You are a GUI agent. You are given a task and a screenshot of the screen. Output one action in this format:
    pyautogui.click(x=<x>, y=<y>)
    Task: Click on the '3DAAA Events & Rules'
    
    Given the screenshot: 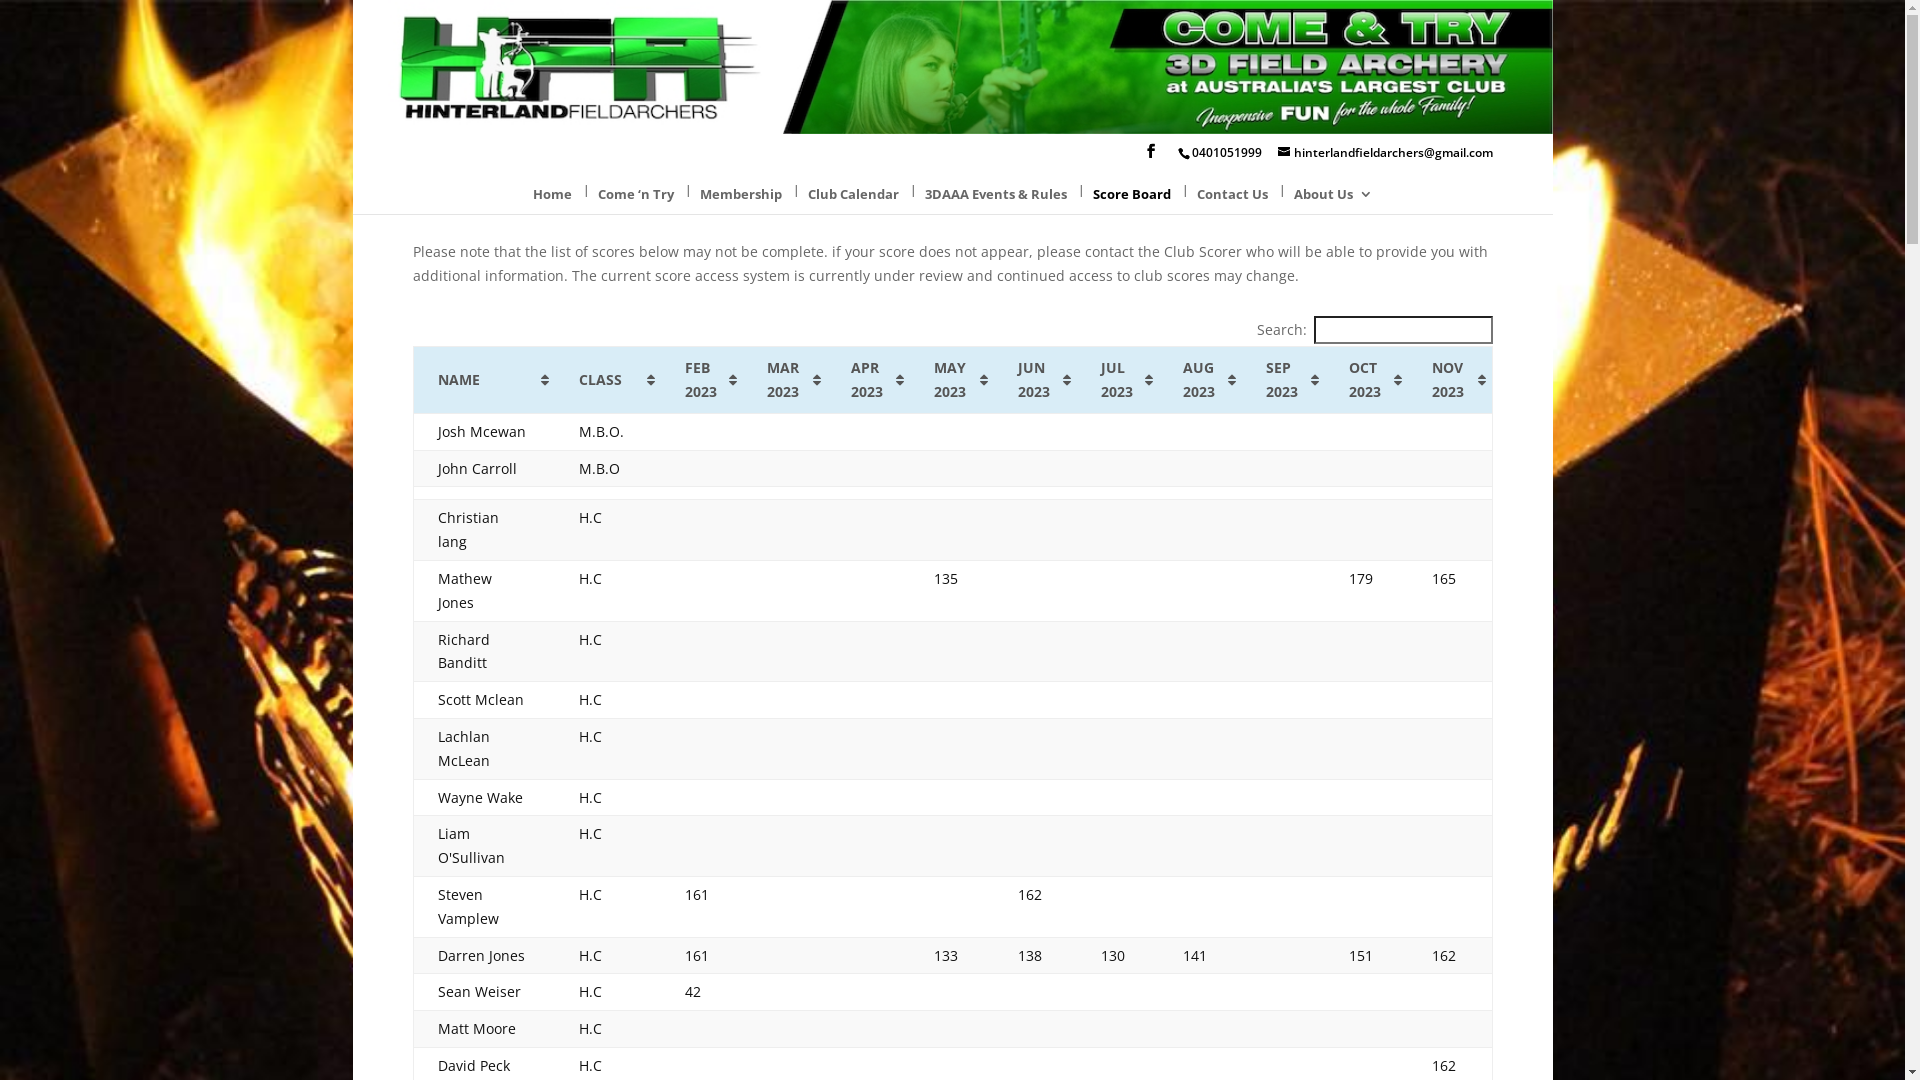 What is the action you would take?
    pyautogui.click(x=923, y=198)
    